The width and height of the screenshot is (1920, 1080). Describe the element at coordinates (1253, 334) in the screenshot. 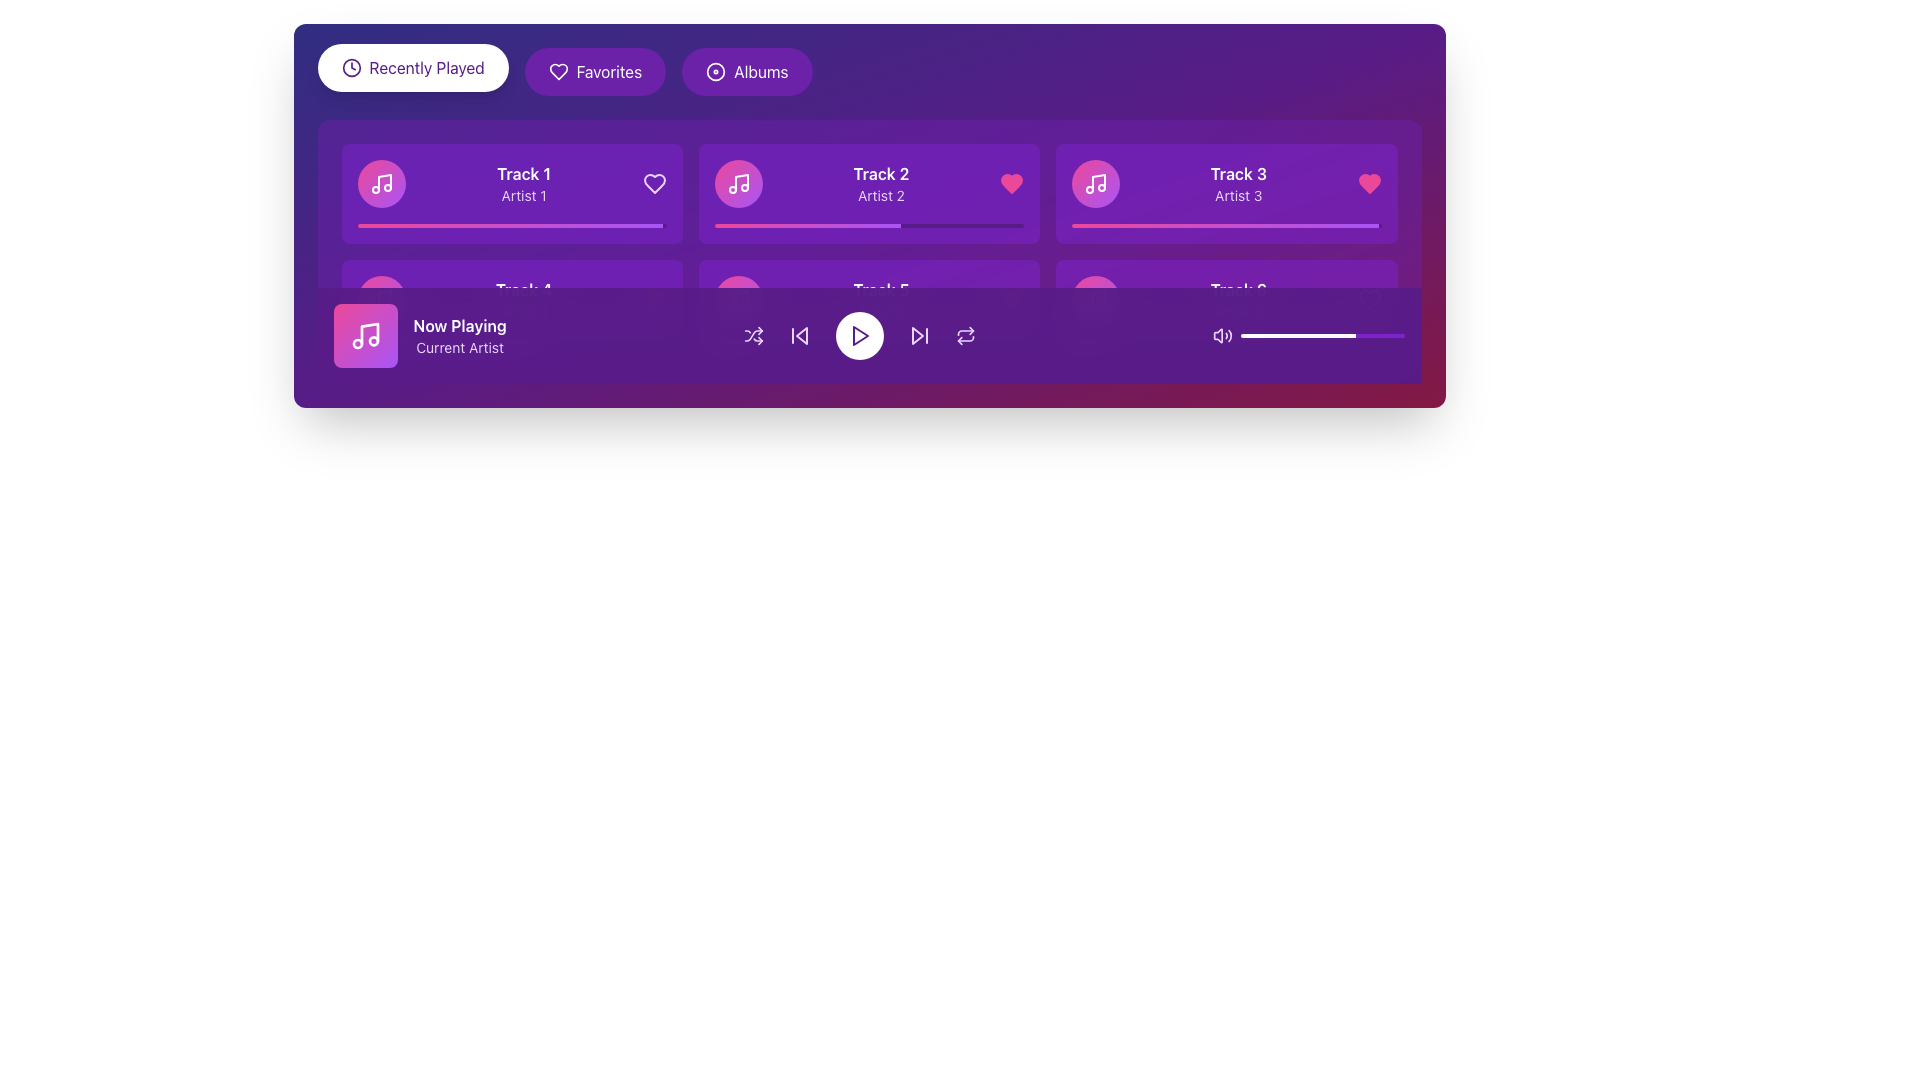

I see `the volume level` at that location.